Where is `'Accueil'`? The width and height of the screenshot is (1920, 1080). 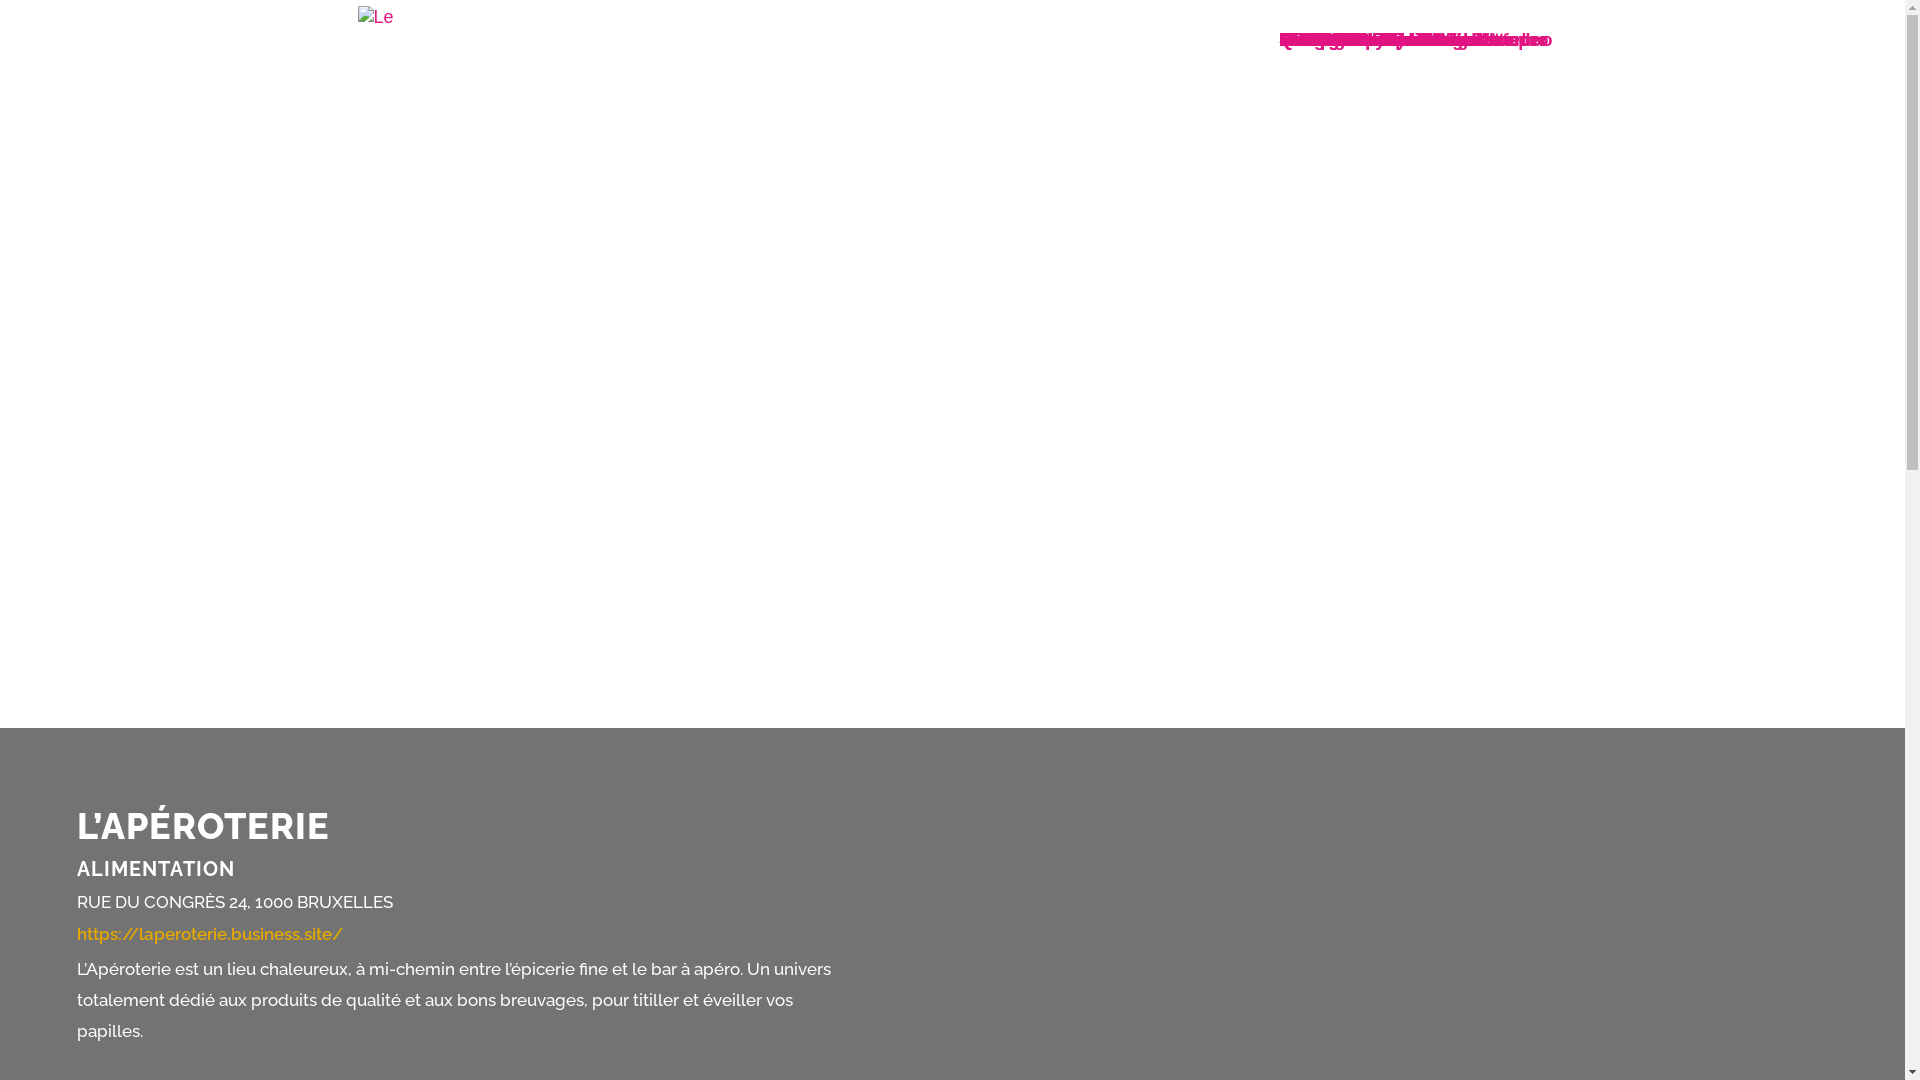 'Accueil' is located at coordinates (1310, 39).